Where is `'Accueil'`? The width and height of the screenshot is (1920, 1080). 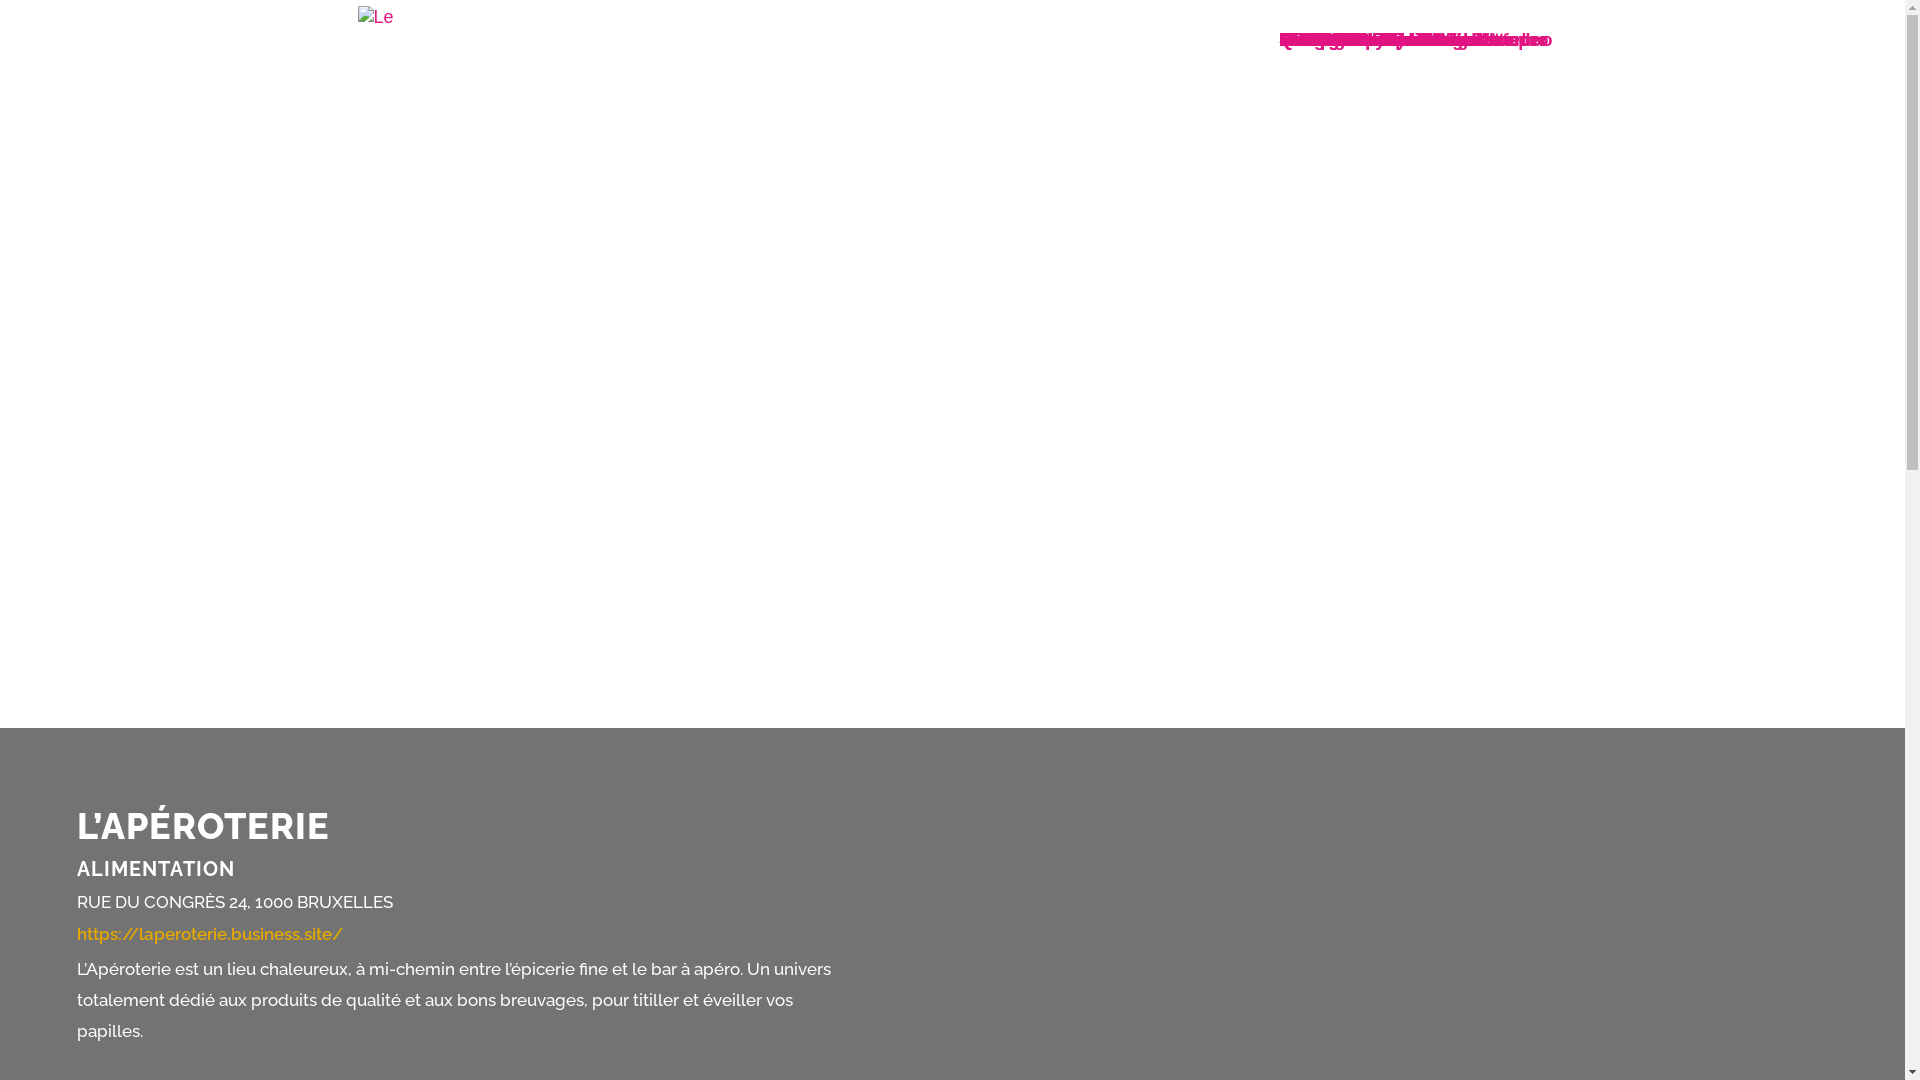 'Accueil' is located at coordinates (1310, 39).